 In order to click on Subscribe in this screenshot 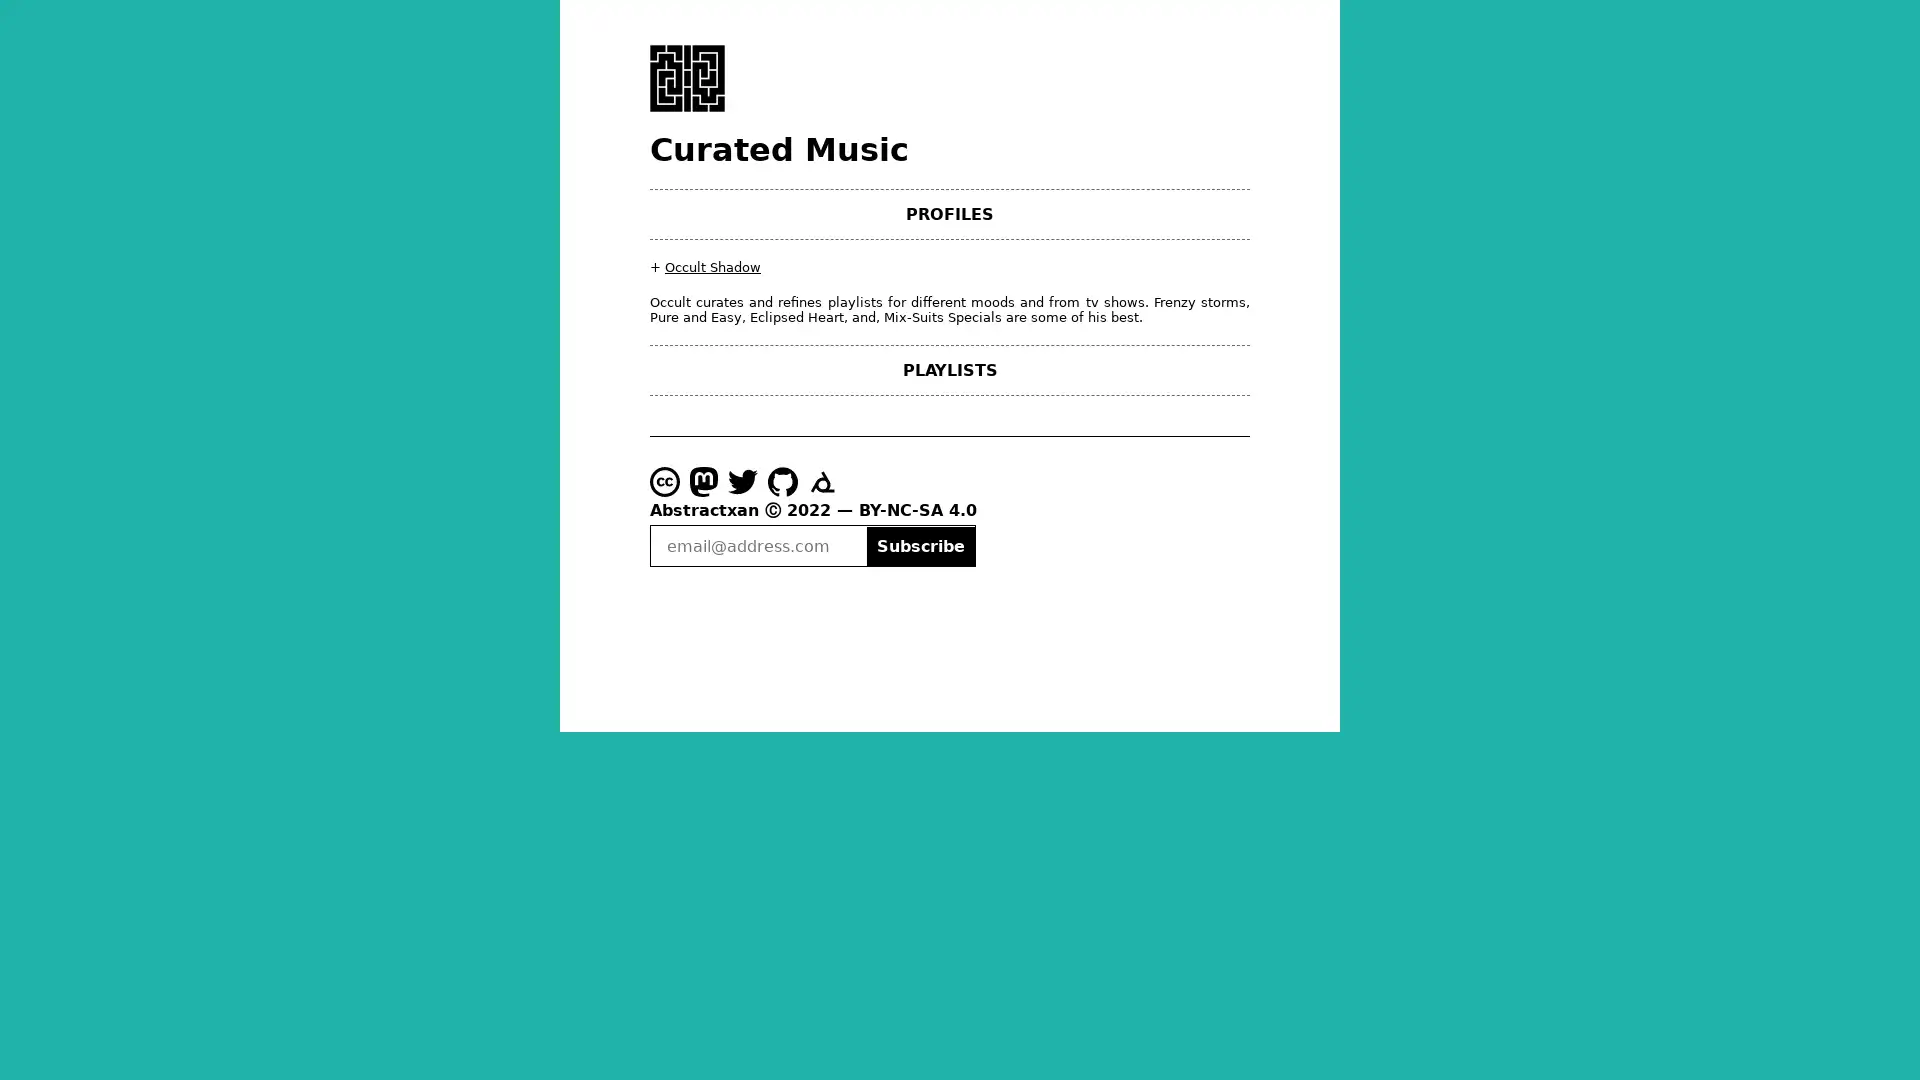, I will do `click(919, 545)`.